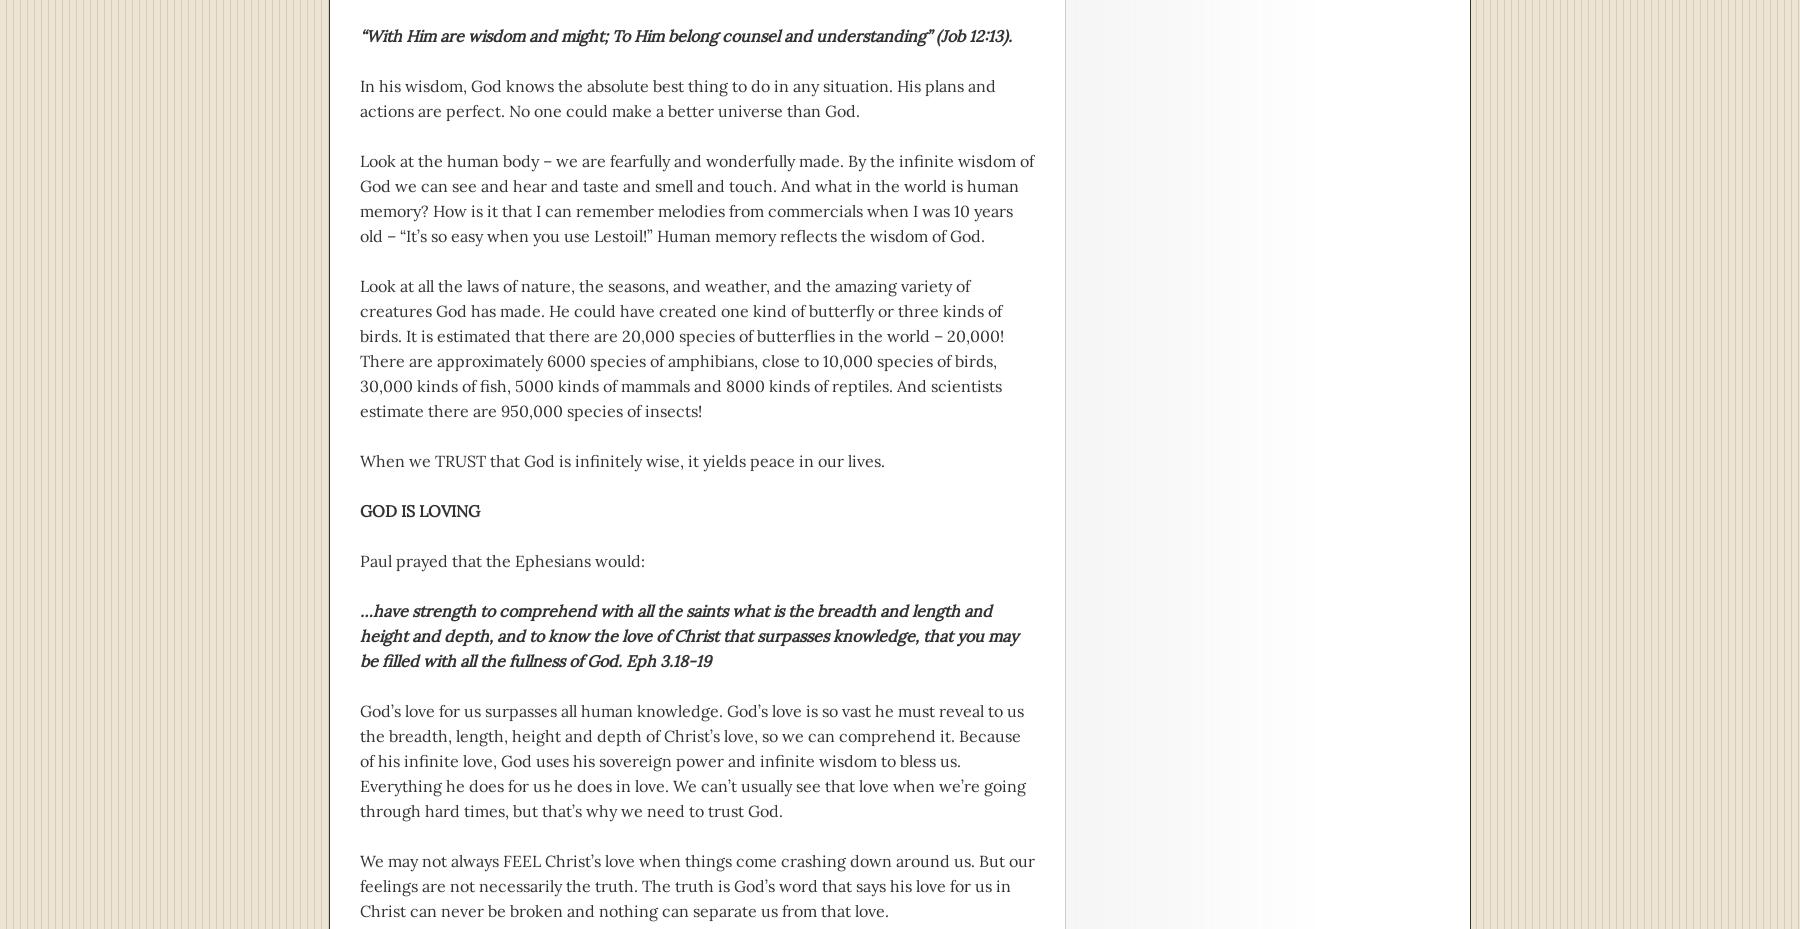 The image size is (1800, 929). I want to click on 'and to know the love of Christ that surpasses knowledge, that you may be filled with all the fullness of God. Eph 3.18-19', so click(360, 647).